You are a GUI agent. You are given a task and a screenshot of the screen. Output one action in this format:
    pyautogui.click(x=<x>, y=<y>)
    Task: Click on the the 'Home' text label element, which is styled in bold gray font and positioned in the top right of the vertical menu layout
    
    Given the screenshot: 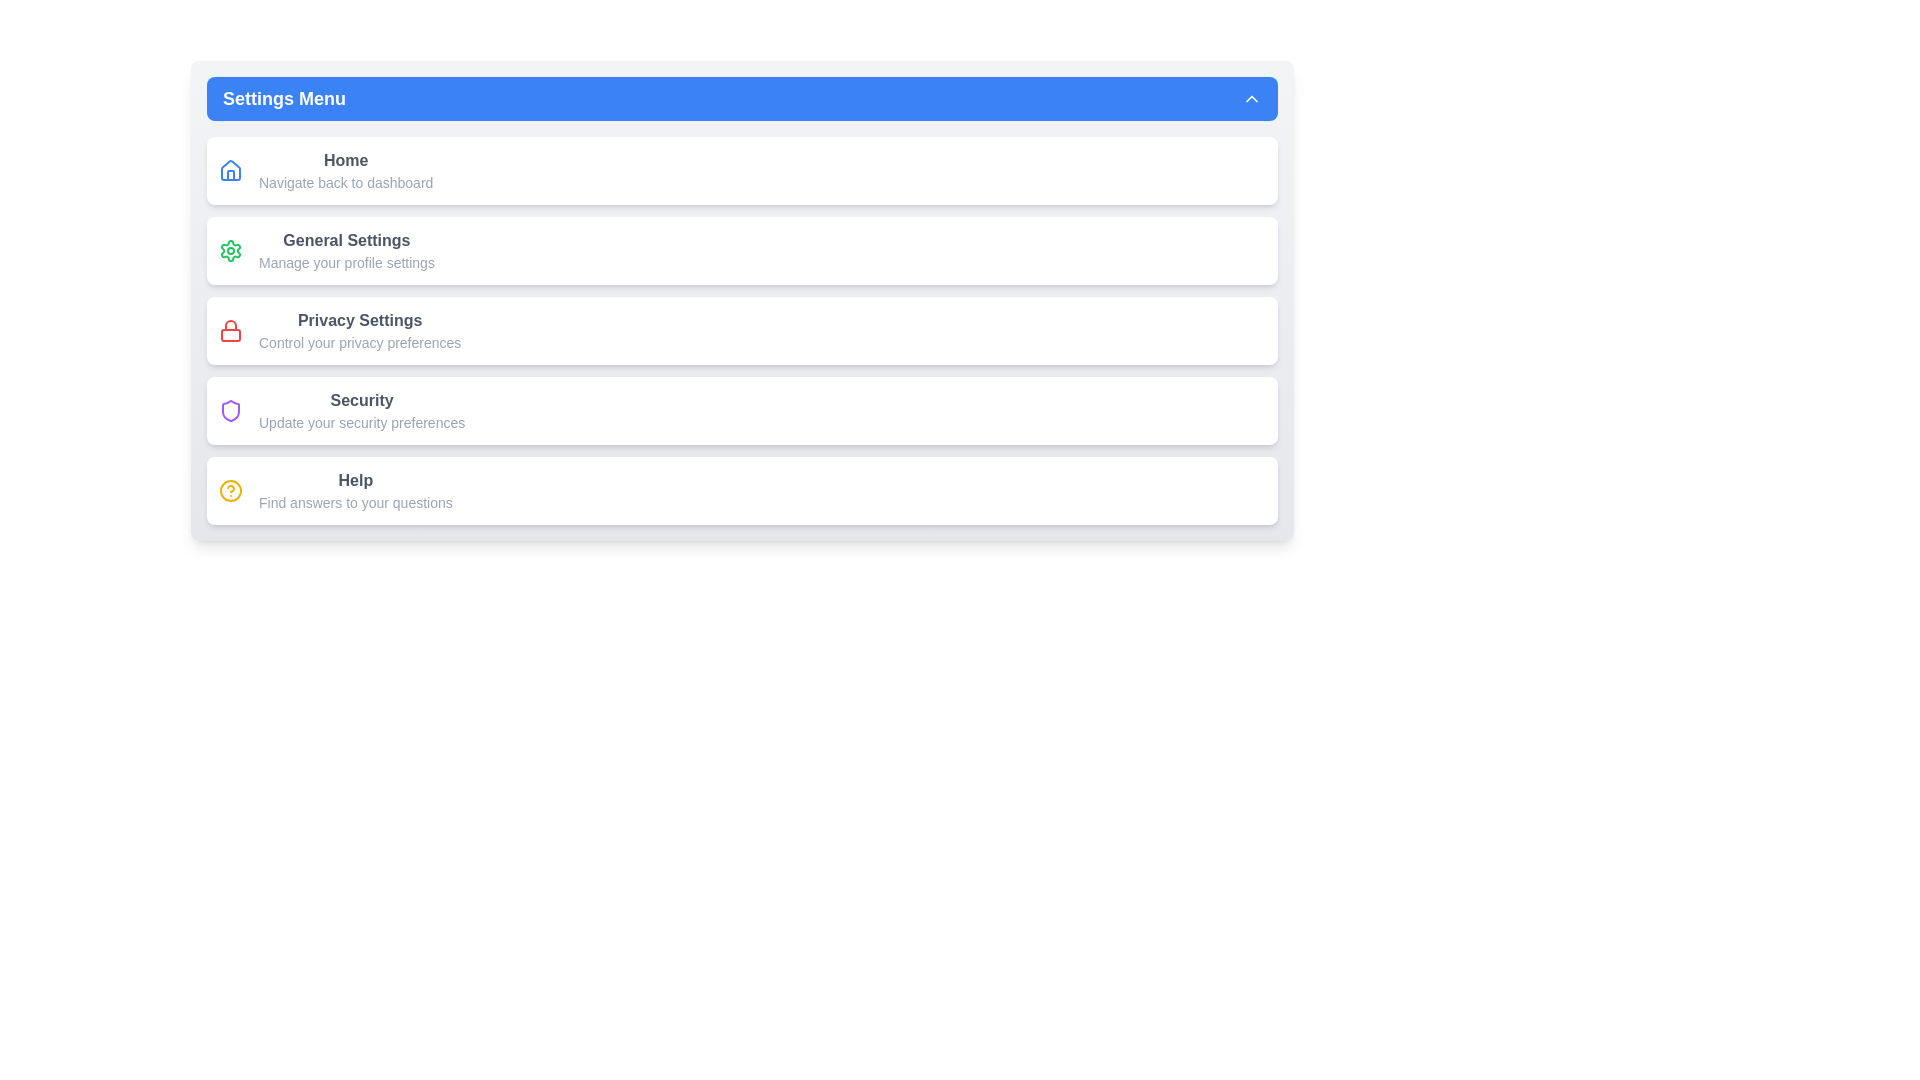 What is the action you would take?
    pyautogui.click(x=346, y=160)
    